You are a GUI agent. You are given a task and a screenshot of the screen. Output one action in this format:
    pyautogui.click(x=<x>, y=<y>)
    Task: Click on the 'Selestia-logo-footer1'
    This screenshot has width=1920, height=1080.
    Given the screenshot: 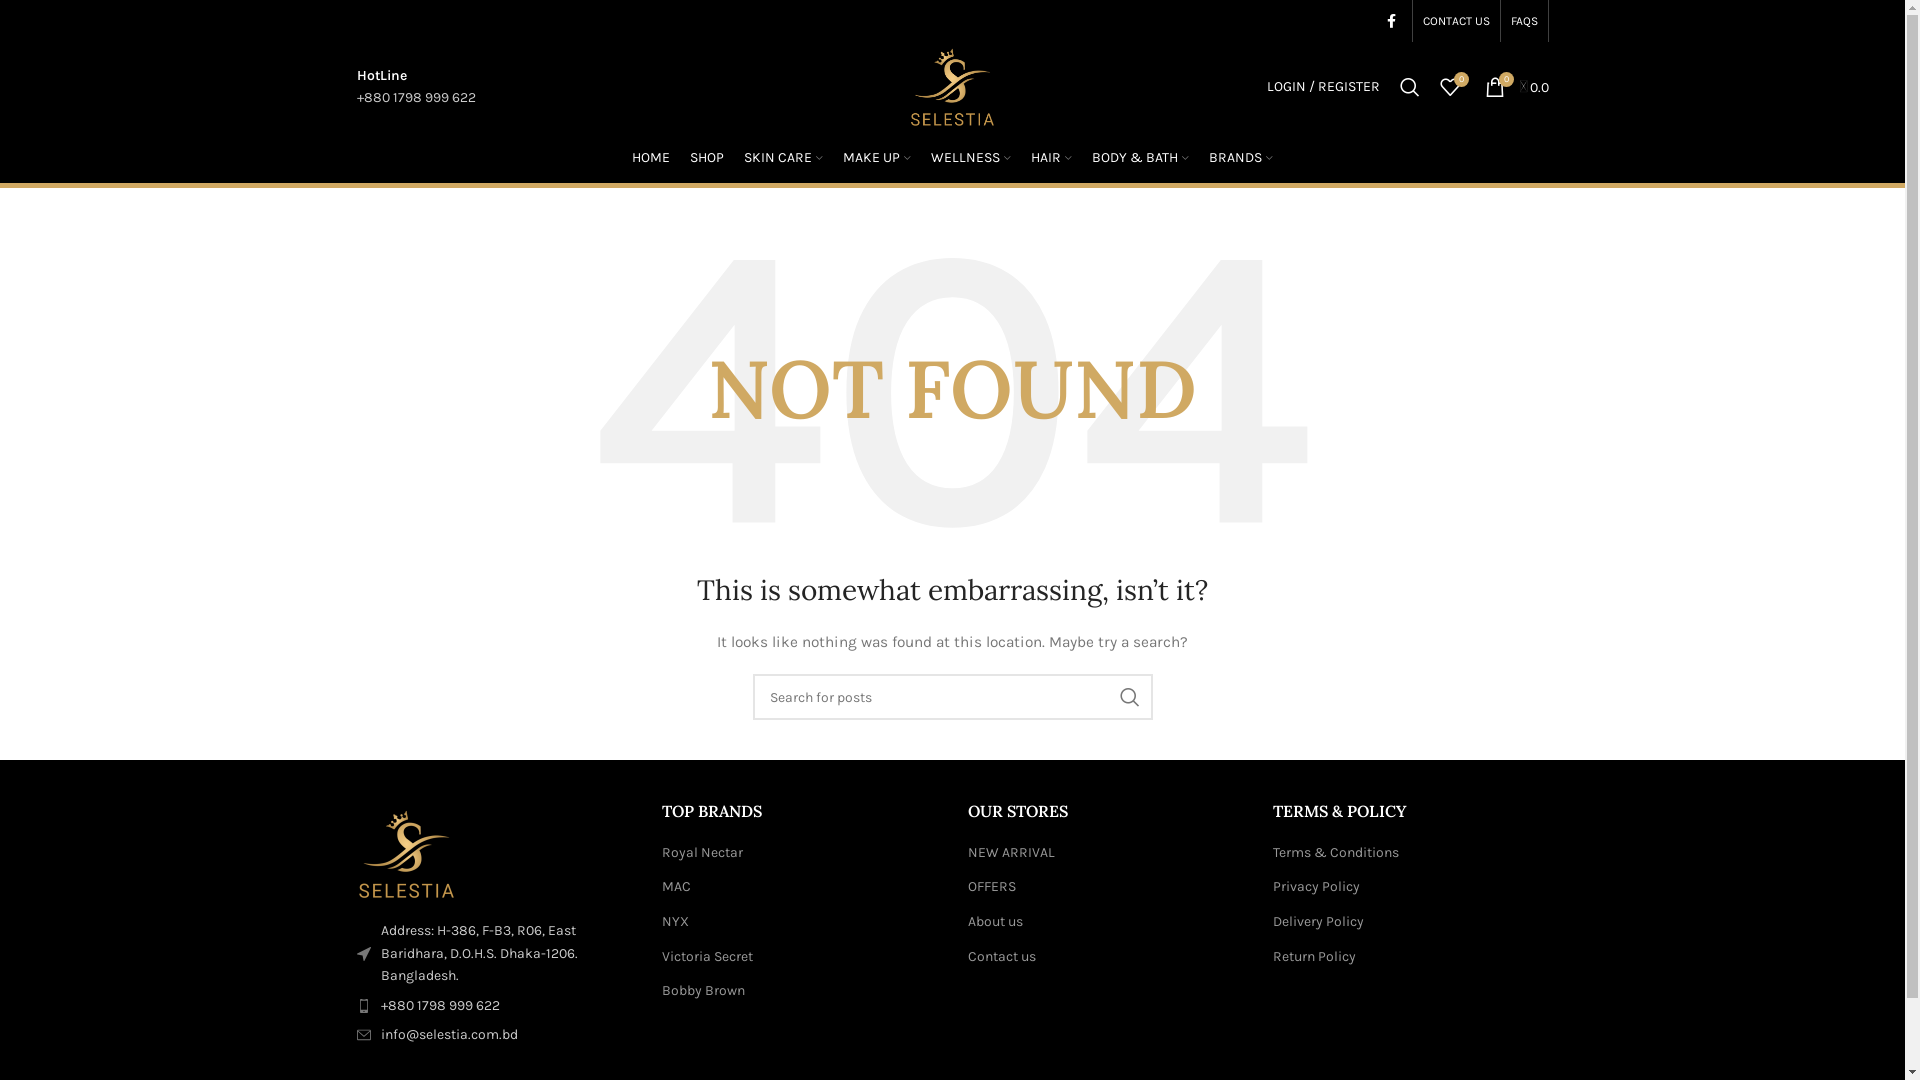 What is the action you would take?
    pyautogui.click(x=355, y=855)
    